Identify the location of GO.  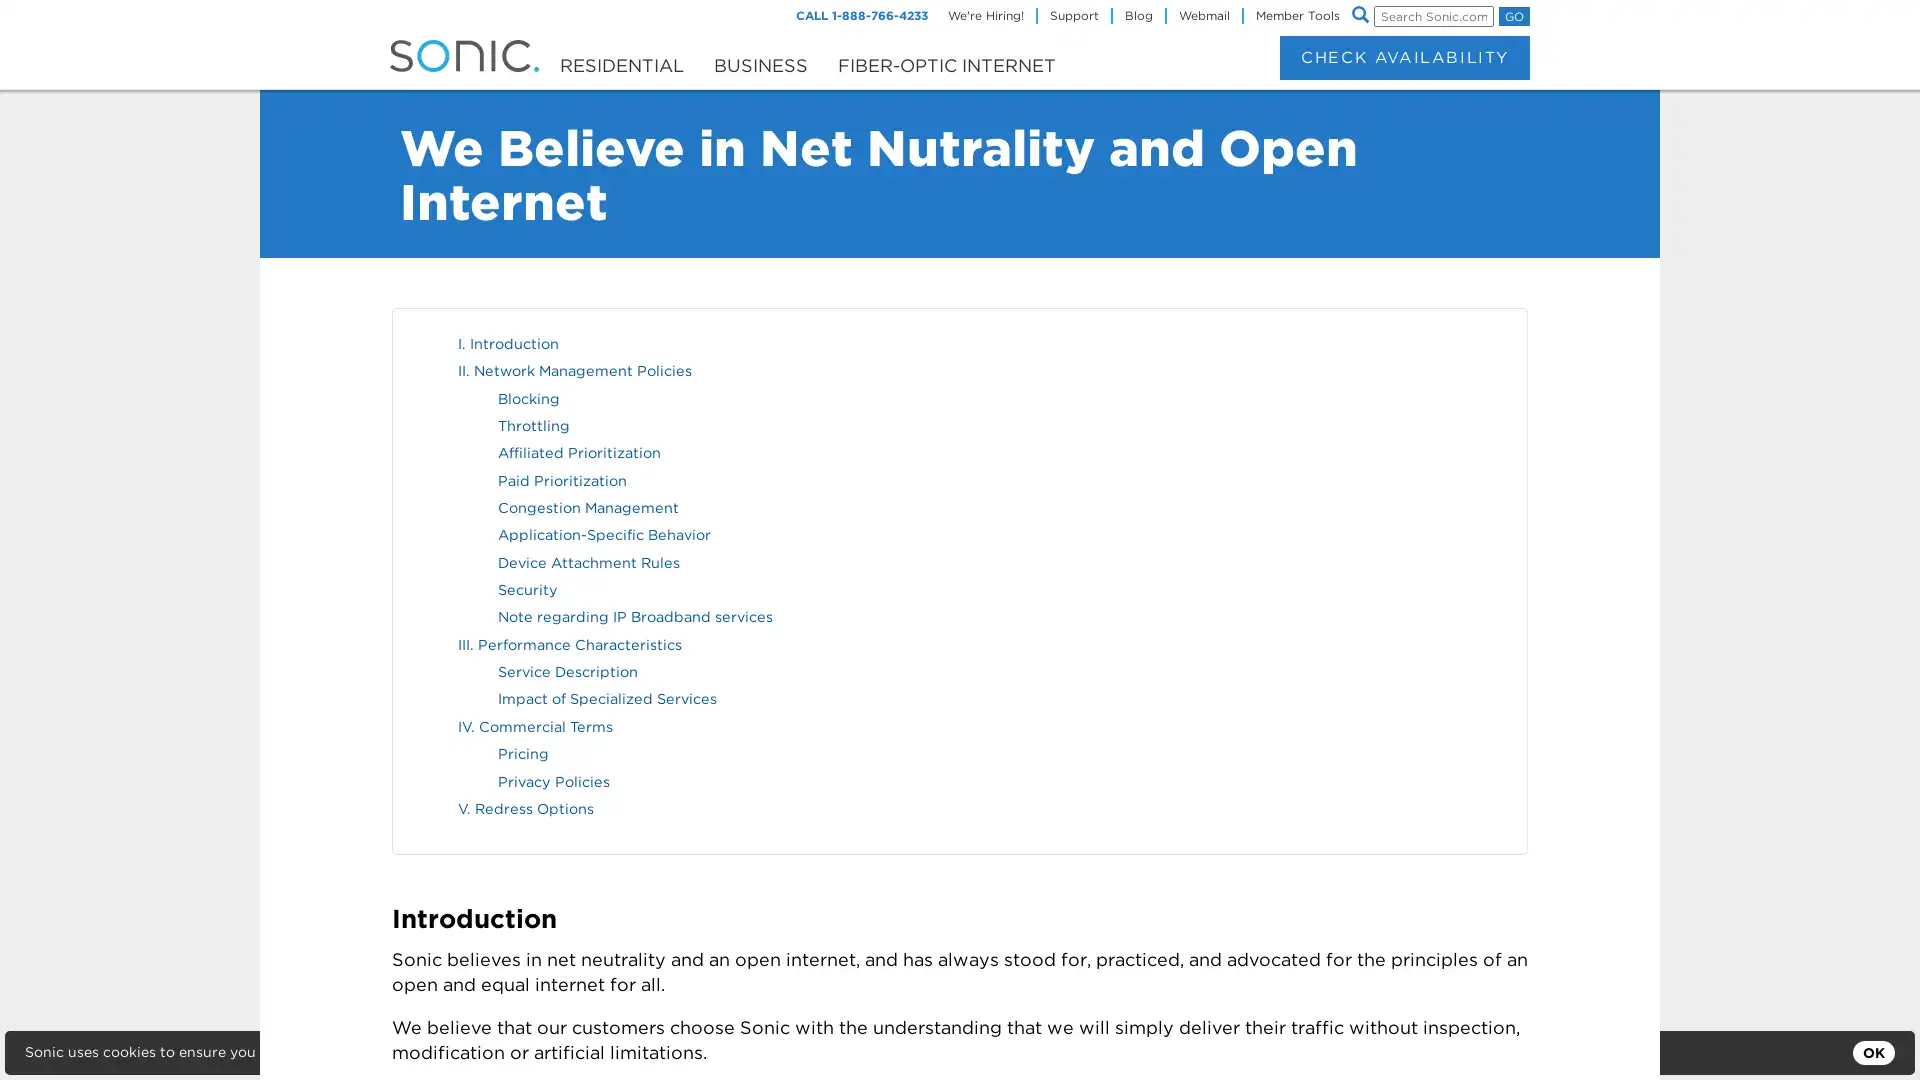
(1514, 16).